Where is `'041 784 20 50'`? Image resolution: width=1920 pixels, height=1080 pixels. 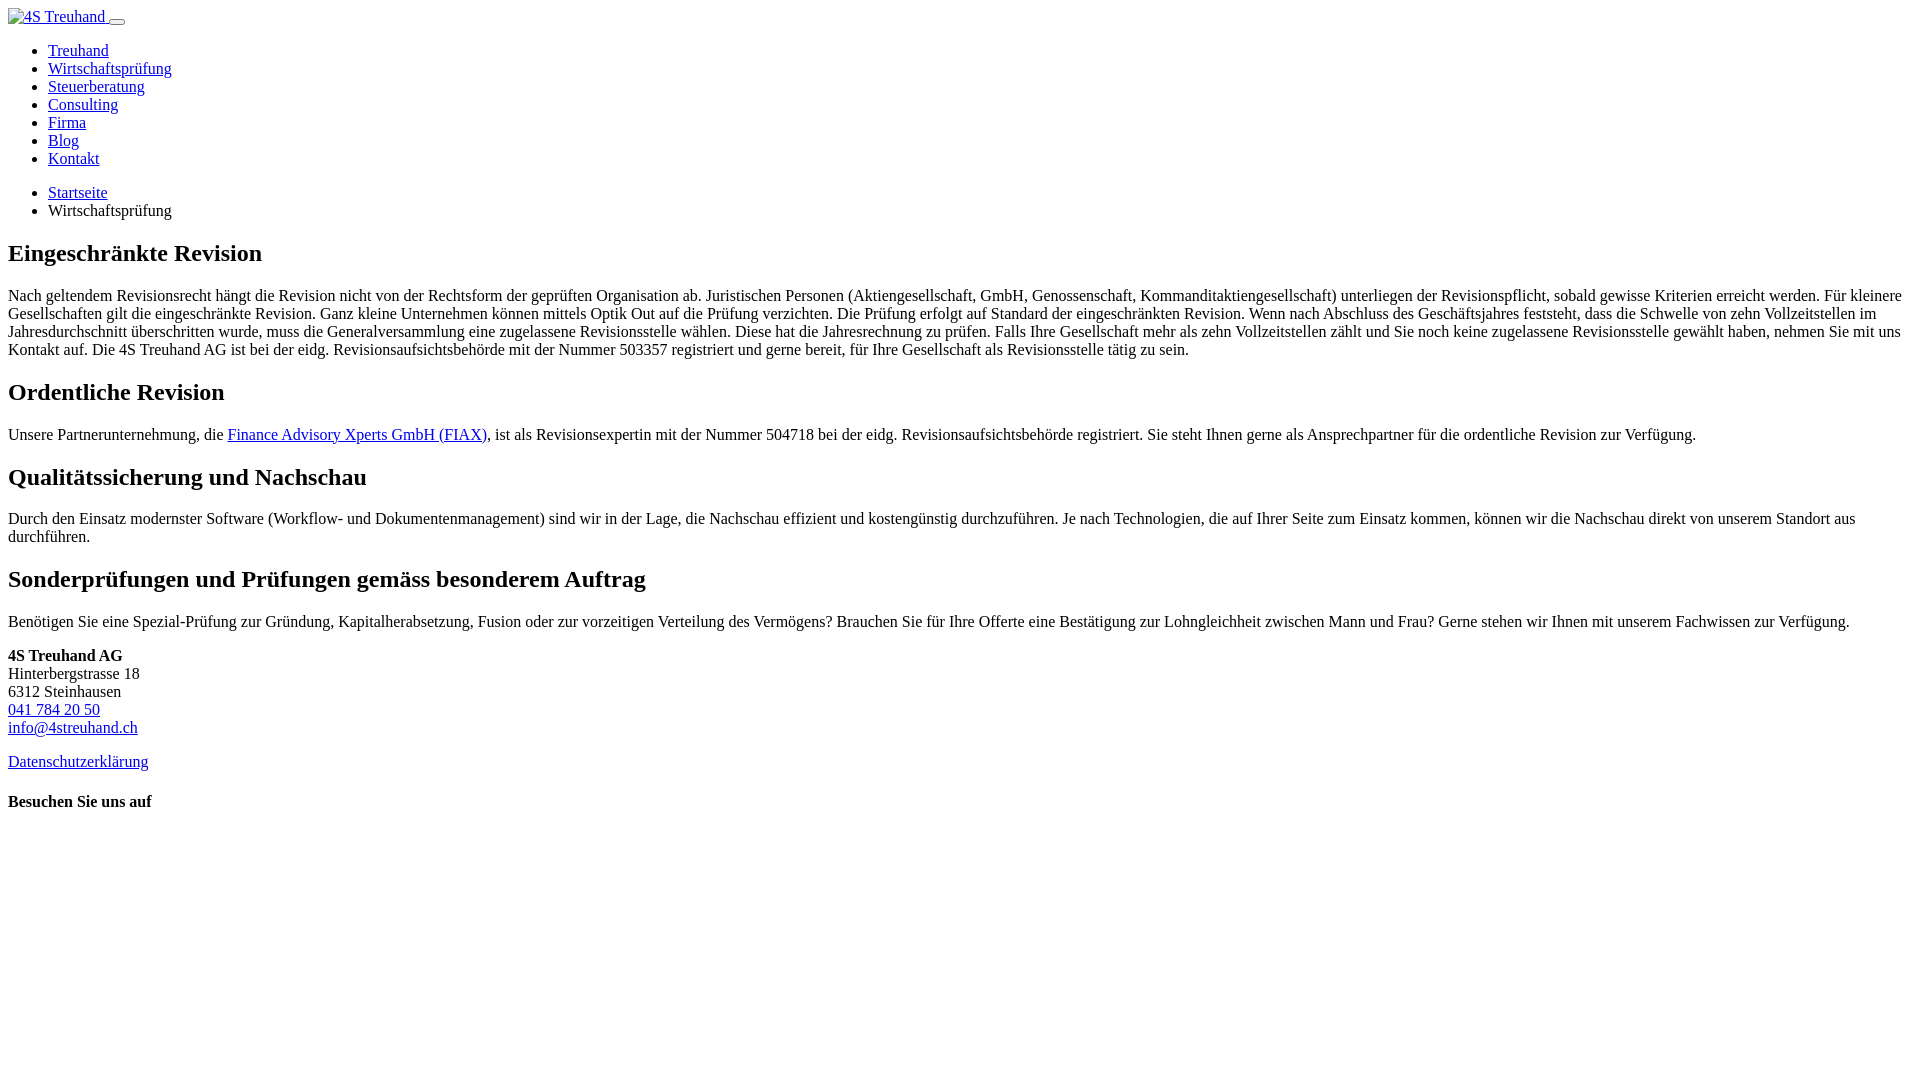 '041 784 20 50' is located at coordinates (53, 708).